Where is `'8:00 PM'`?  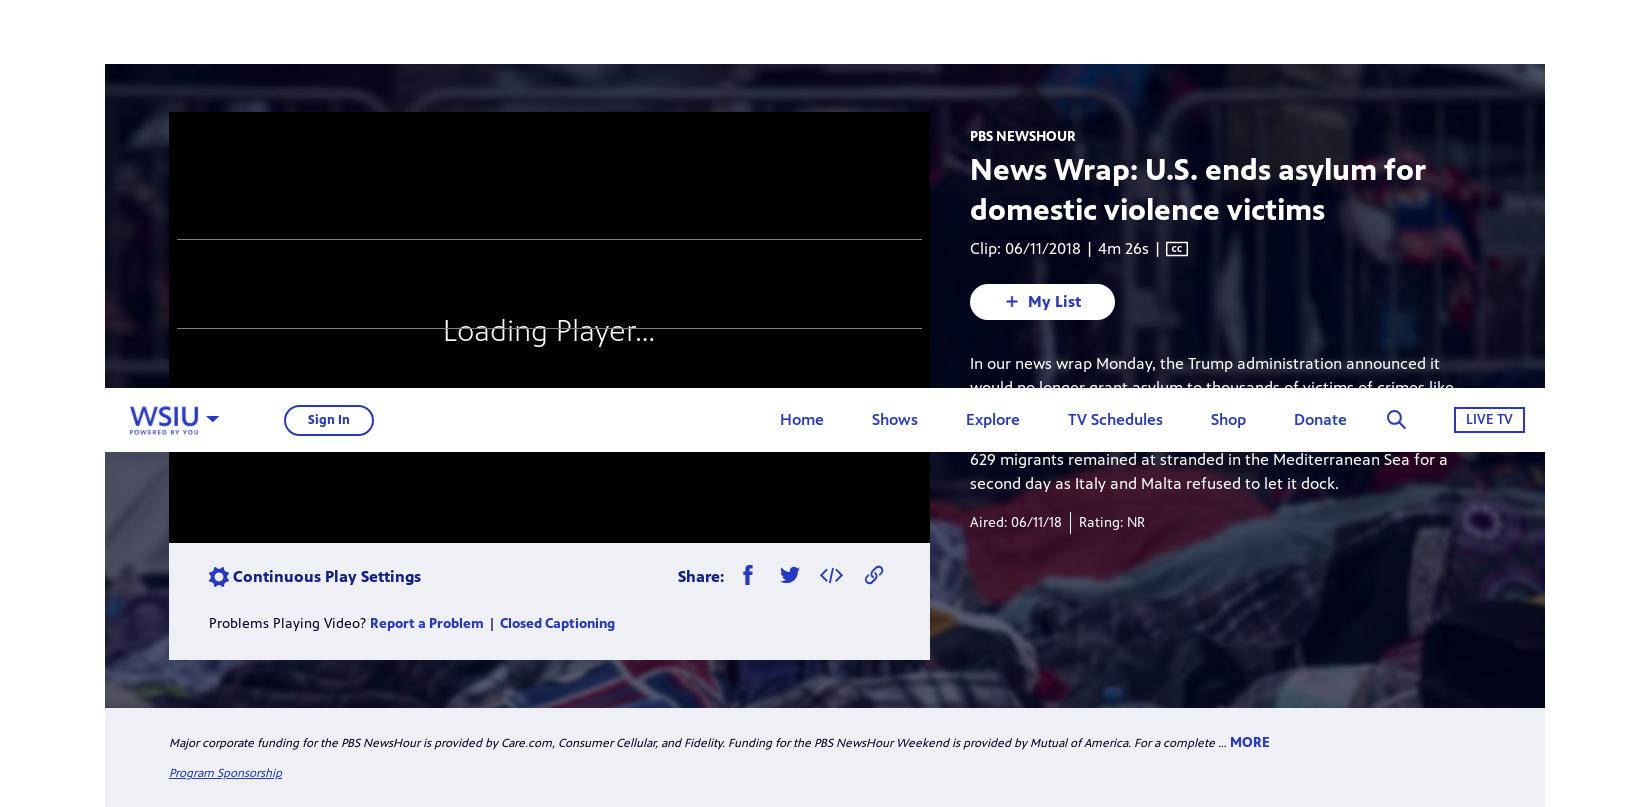
'8:00 PM' is located at coordinates (928, 262).